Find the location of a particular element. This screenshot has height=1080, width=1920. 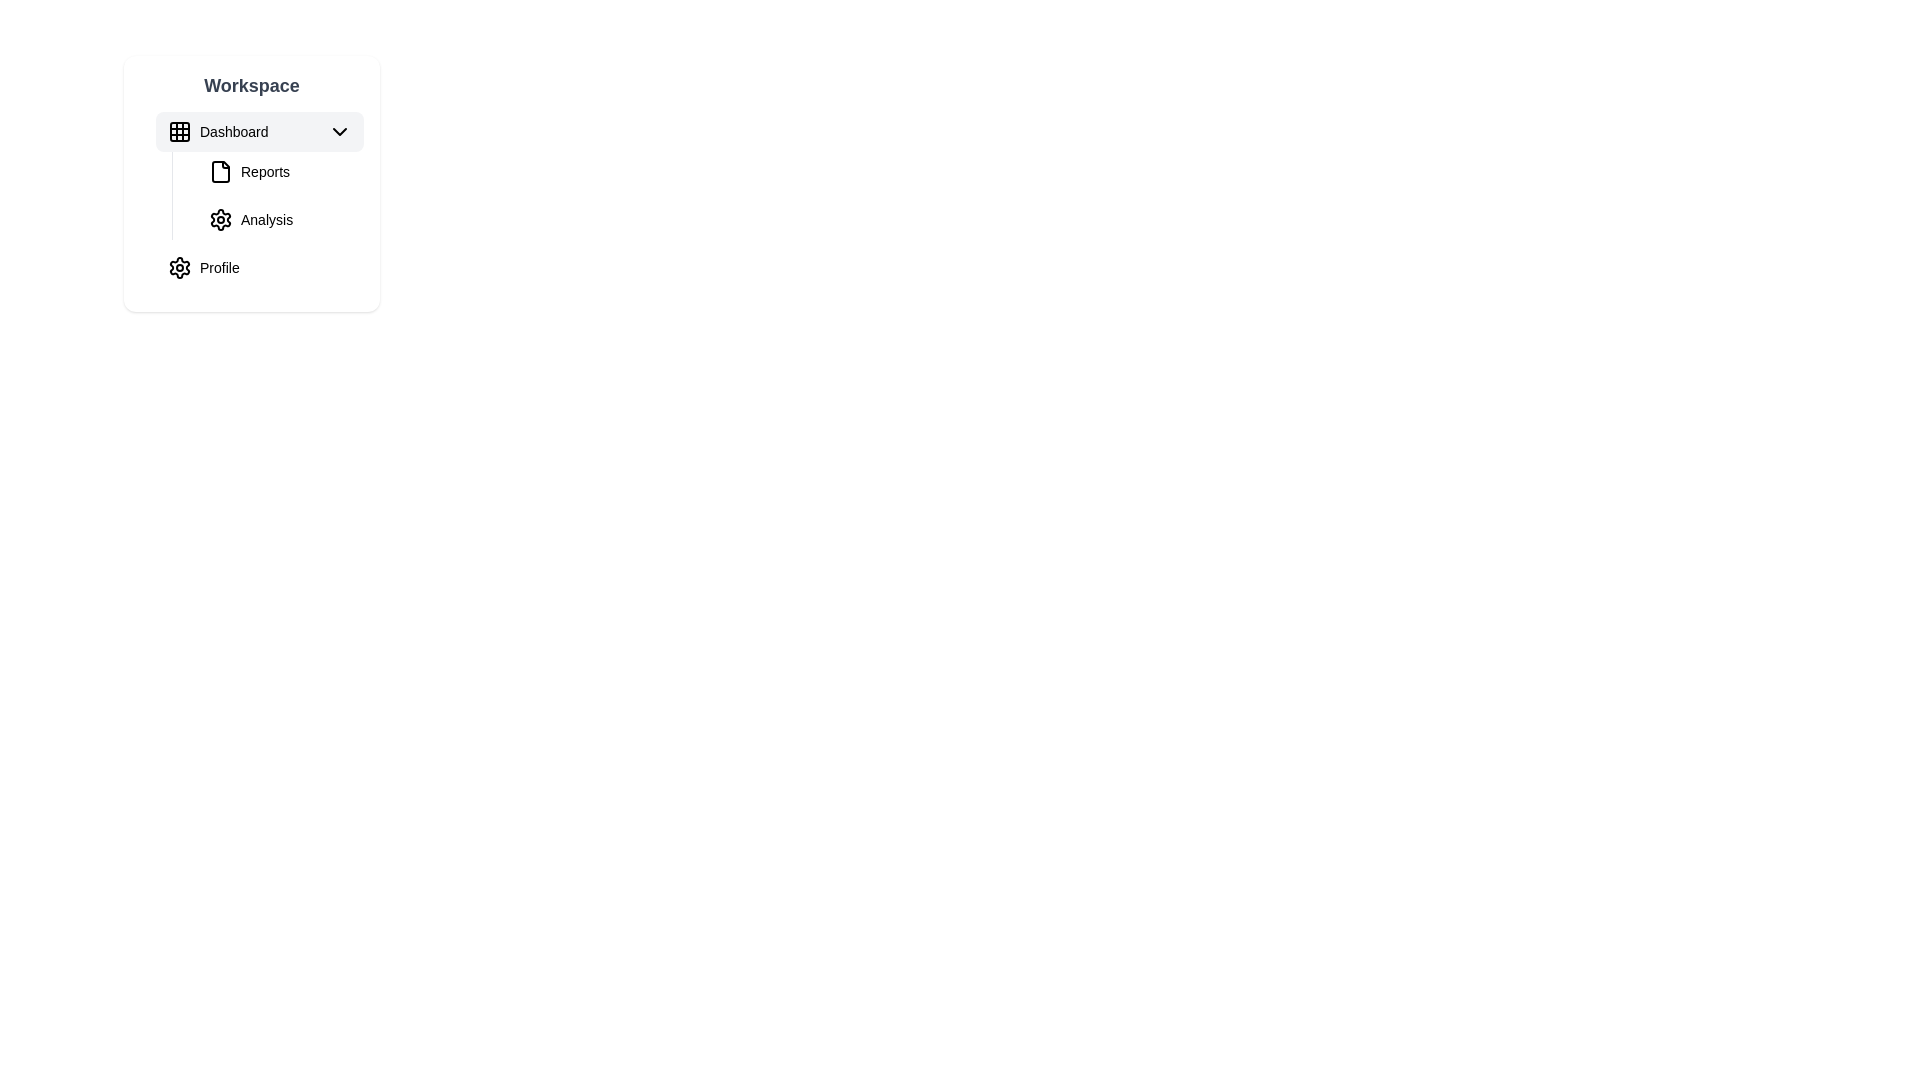

the 'Analysis' menu item located under the 'Workspace' section, which is the second option in the dropdown menu directly below 'Reports' is located at coordinates (279, 219).